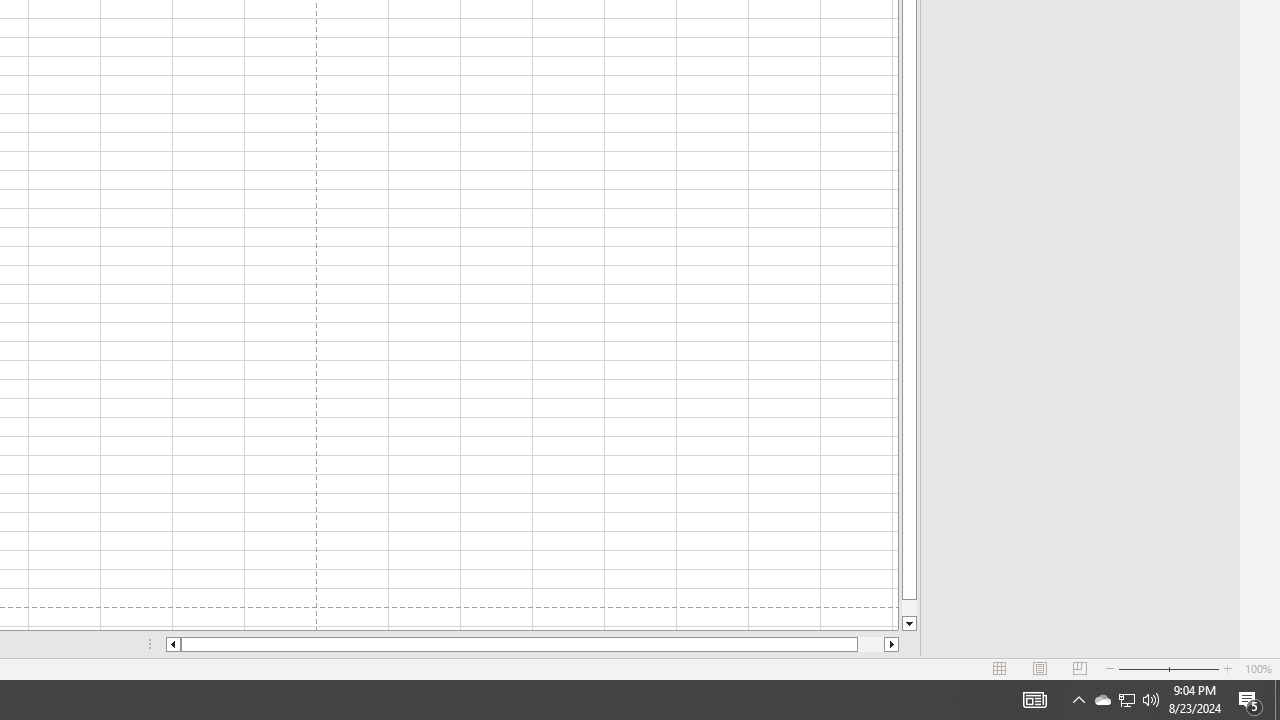  What do you see at coordinates (1168, 669) in the screenshot?
I see `'Zoom'` at bounding box center [1168, 669].